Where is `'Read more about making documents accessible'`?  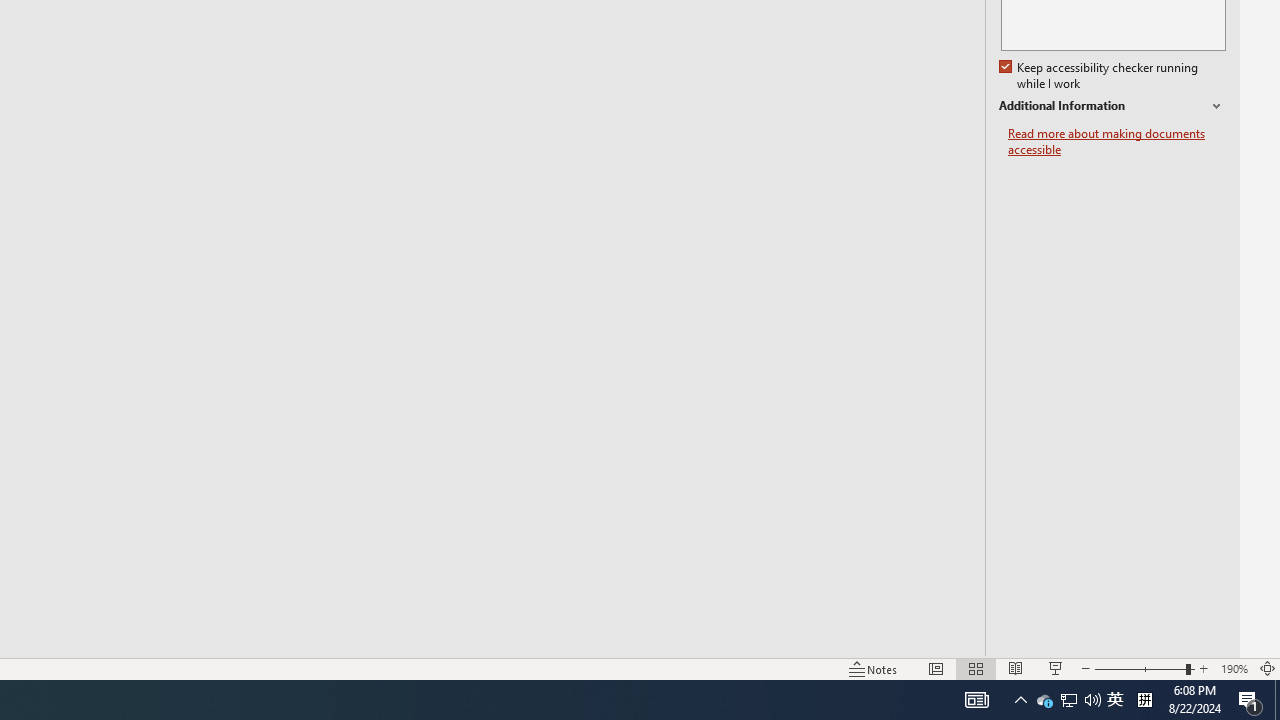
'Read more about making documents accessible' is located at coordinates (1116, 141).